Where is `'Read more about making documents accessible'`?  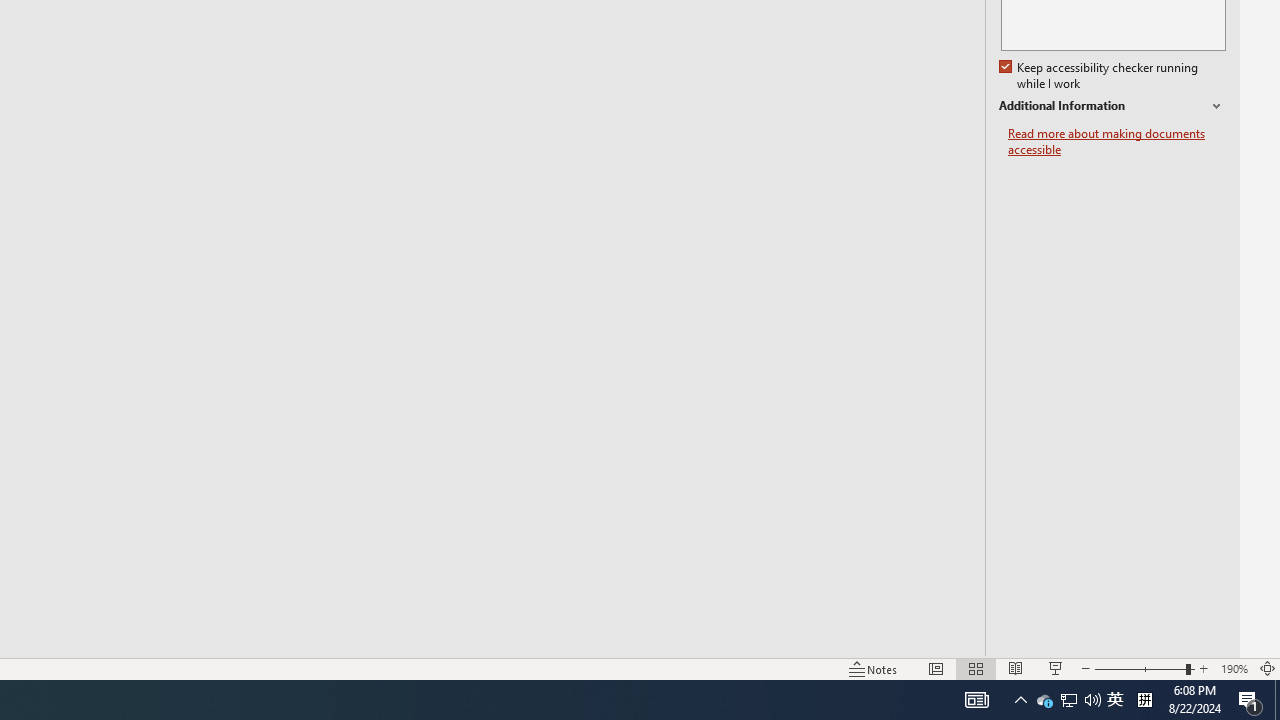
'Read more about making documents accessible' is located at coordinates (1116, 141).